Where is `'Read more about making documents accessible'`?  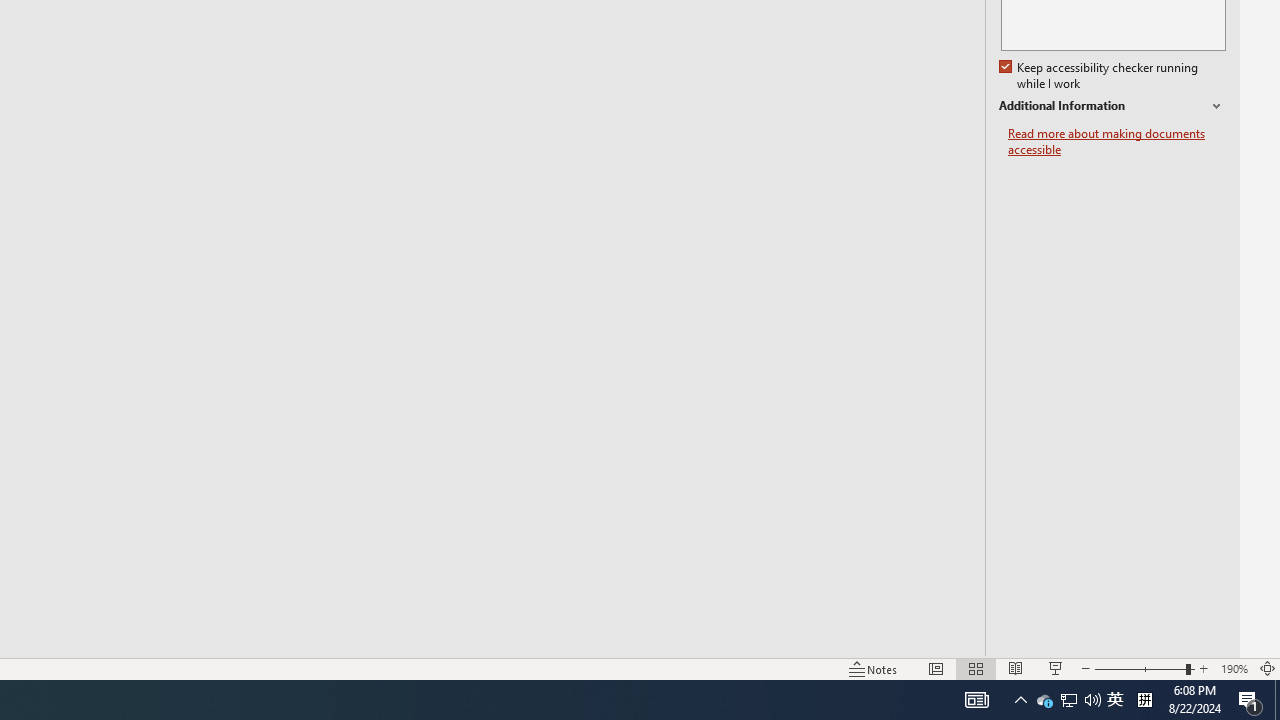
'Read more about making documents accessible' is located at coordinates (1116, 141).